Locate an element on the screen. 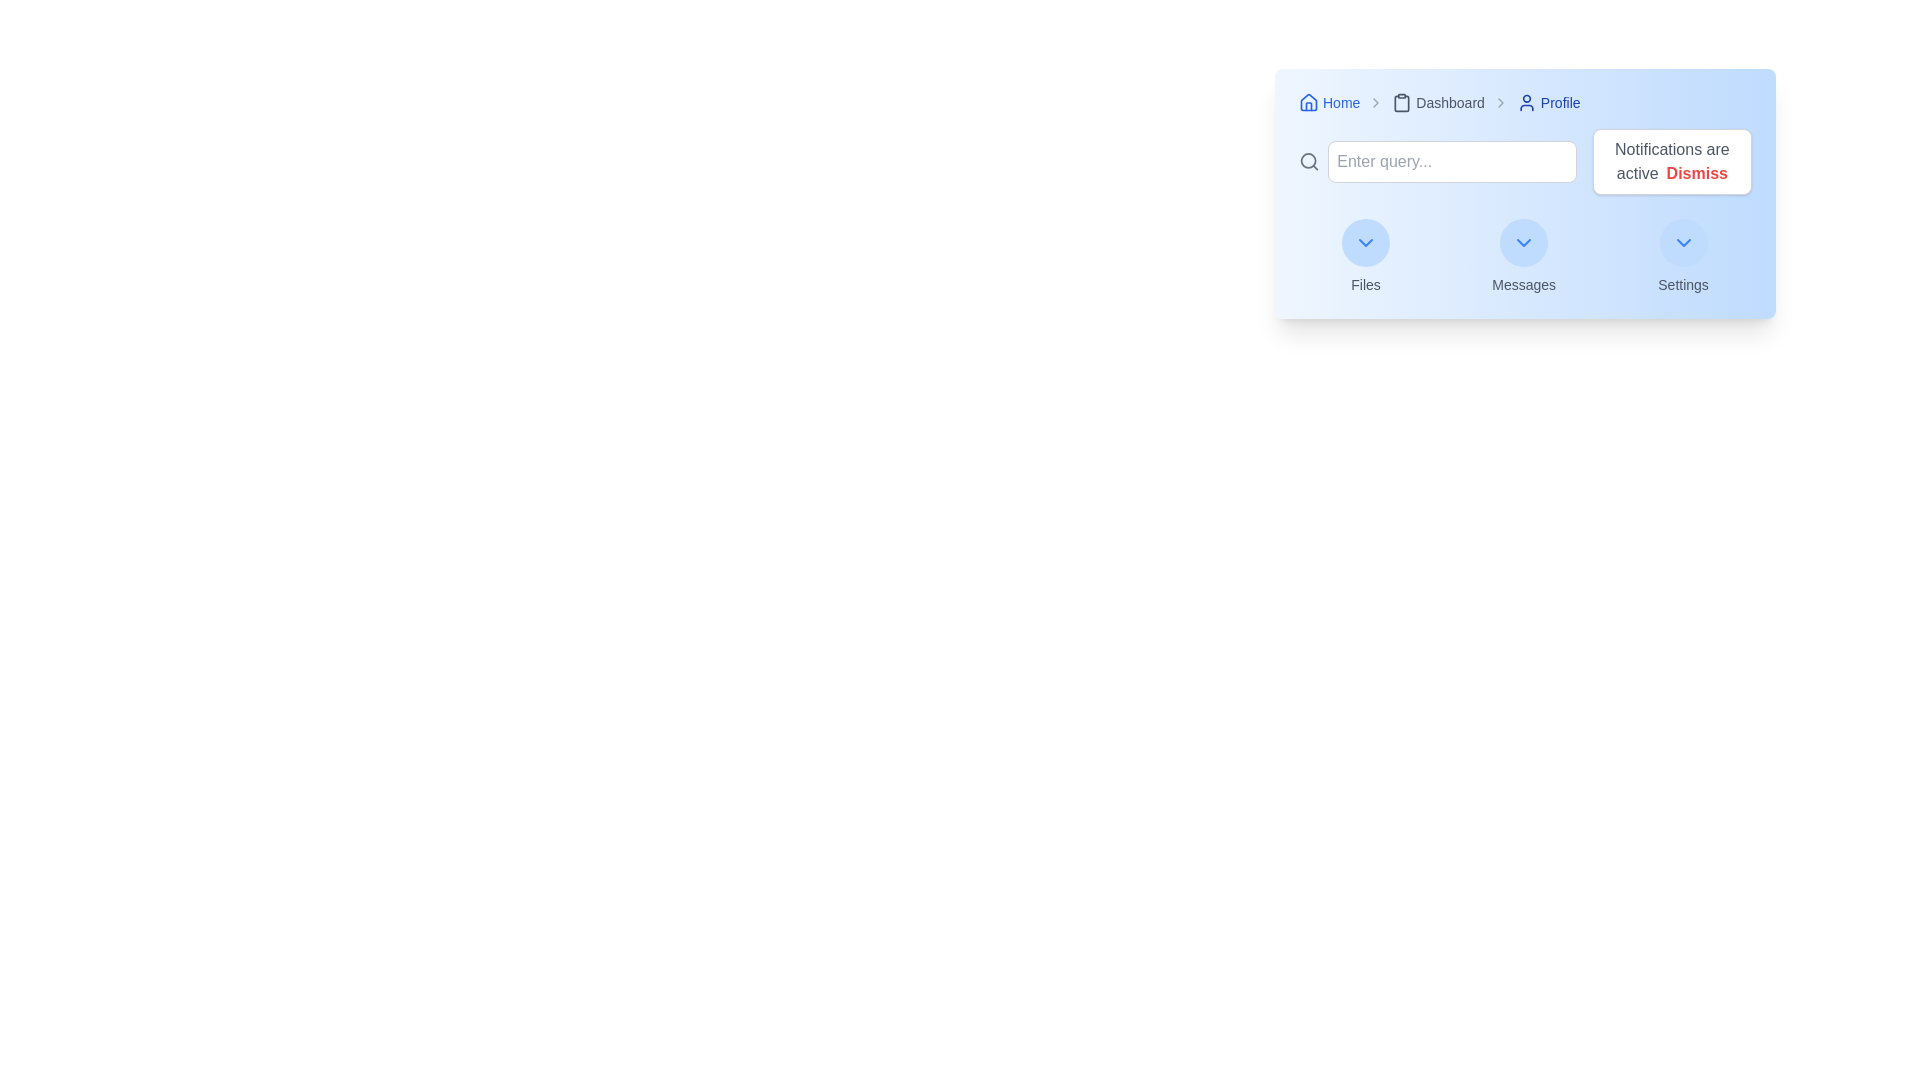 Image resolution: width=1920 pixels, height=1080 pixels. the user profile icon represented as an outlined person figure with a blue stroke, located at the far right of the navigation breadcrumb bar, preceding the text 'Profile' is located at coordinates (1525, 103).